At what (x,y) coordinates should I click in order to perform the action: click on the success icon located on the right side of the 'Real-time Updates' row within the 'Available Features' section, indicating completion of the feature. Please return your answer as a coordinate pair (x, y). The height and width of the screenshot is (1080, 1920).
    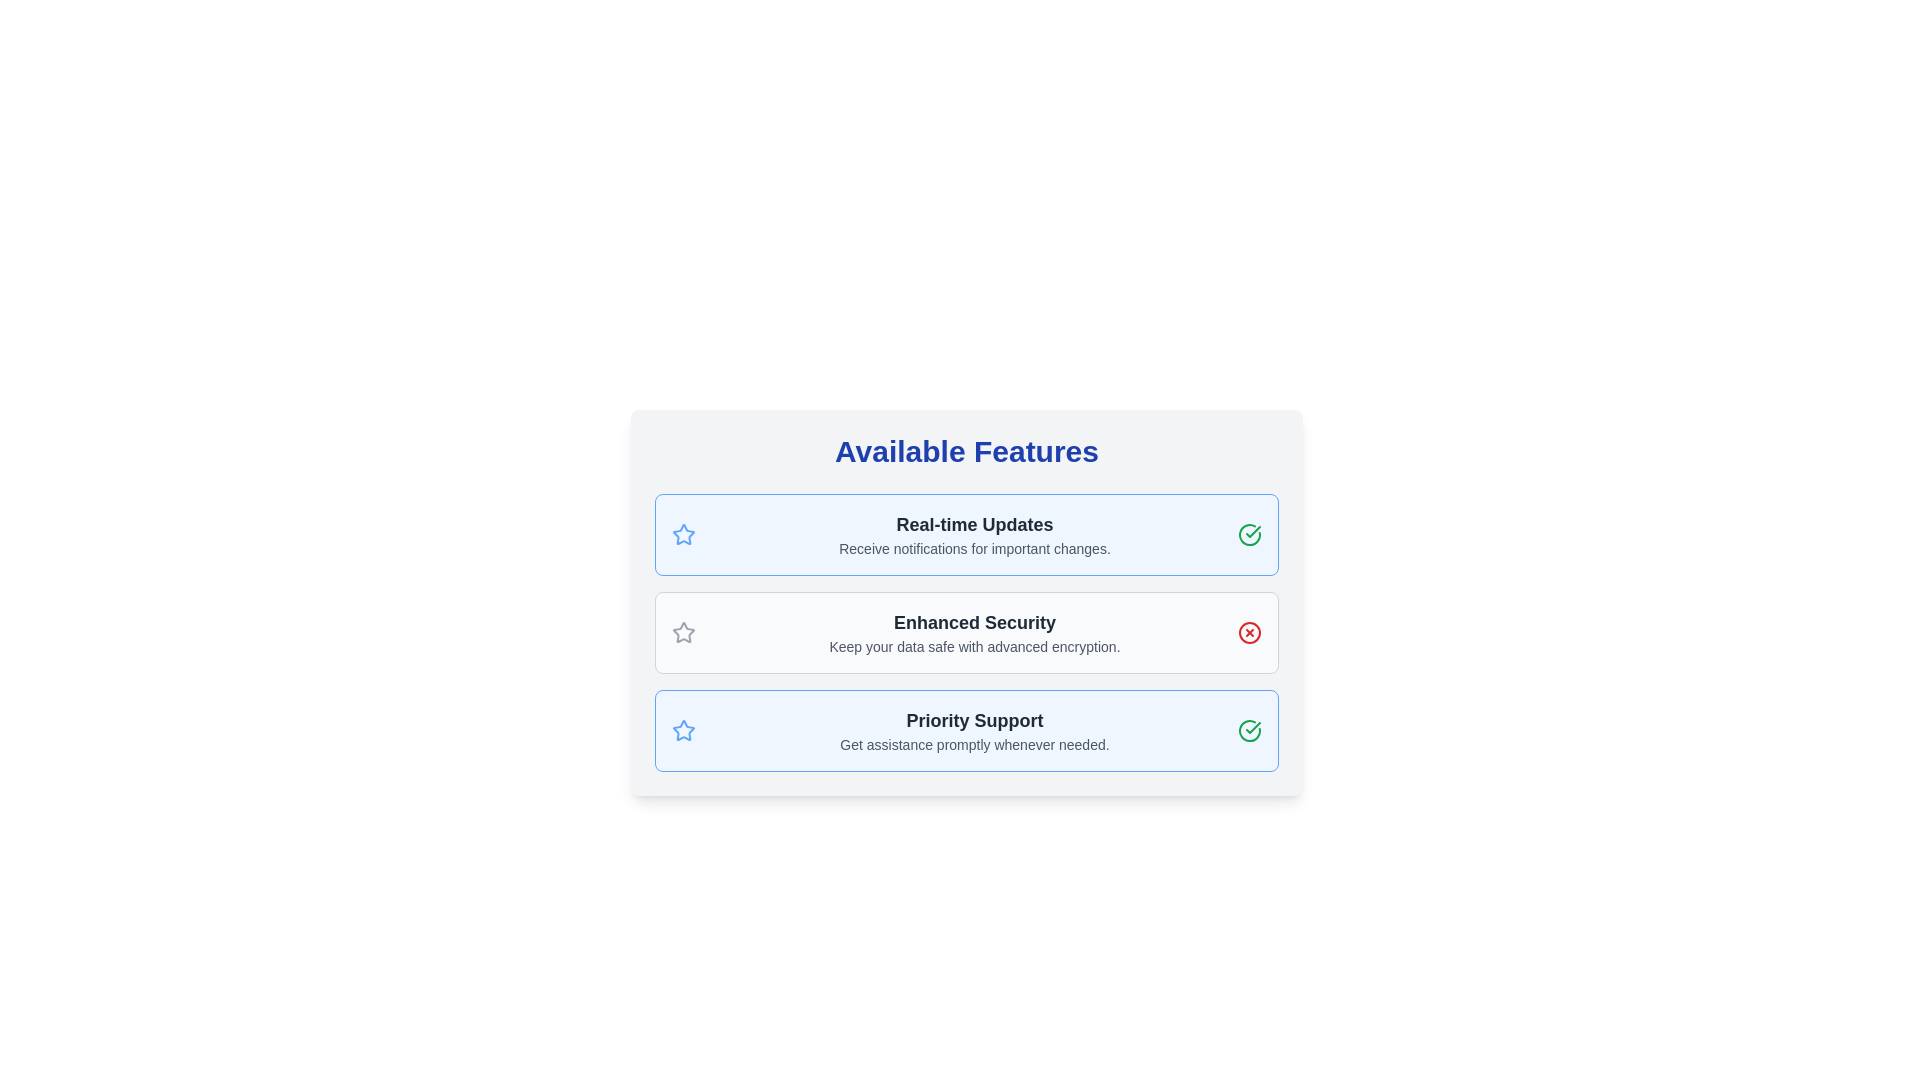
    Looking at the image, I should click on (1248, 534).